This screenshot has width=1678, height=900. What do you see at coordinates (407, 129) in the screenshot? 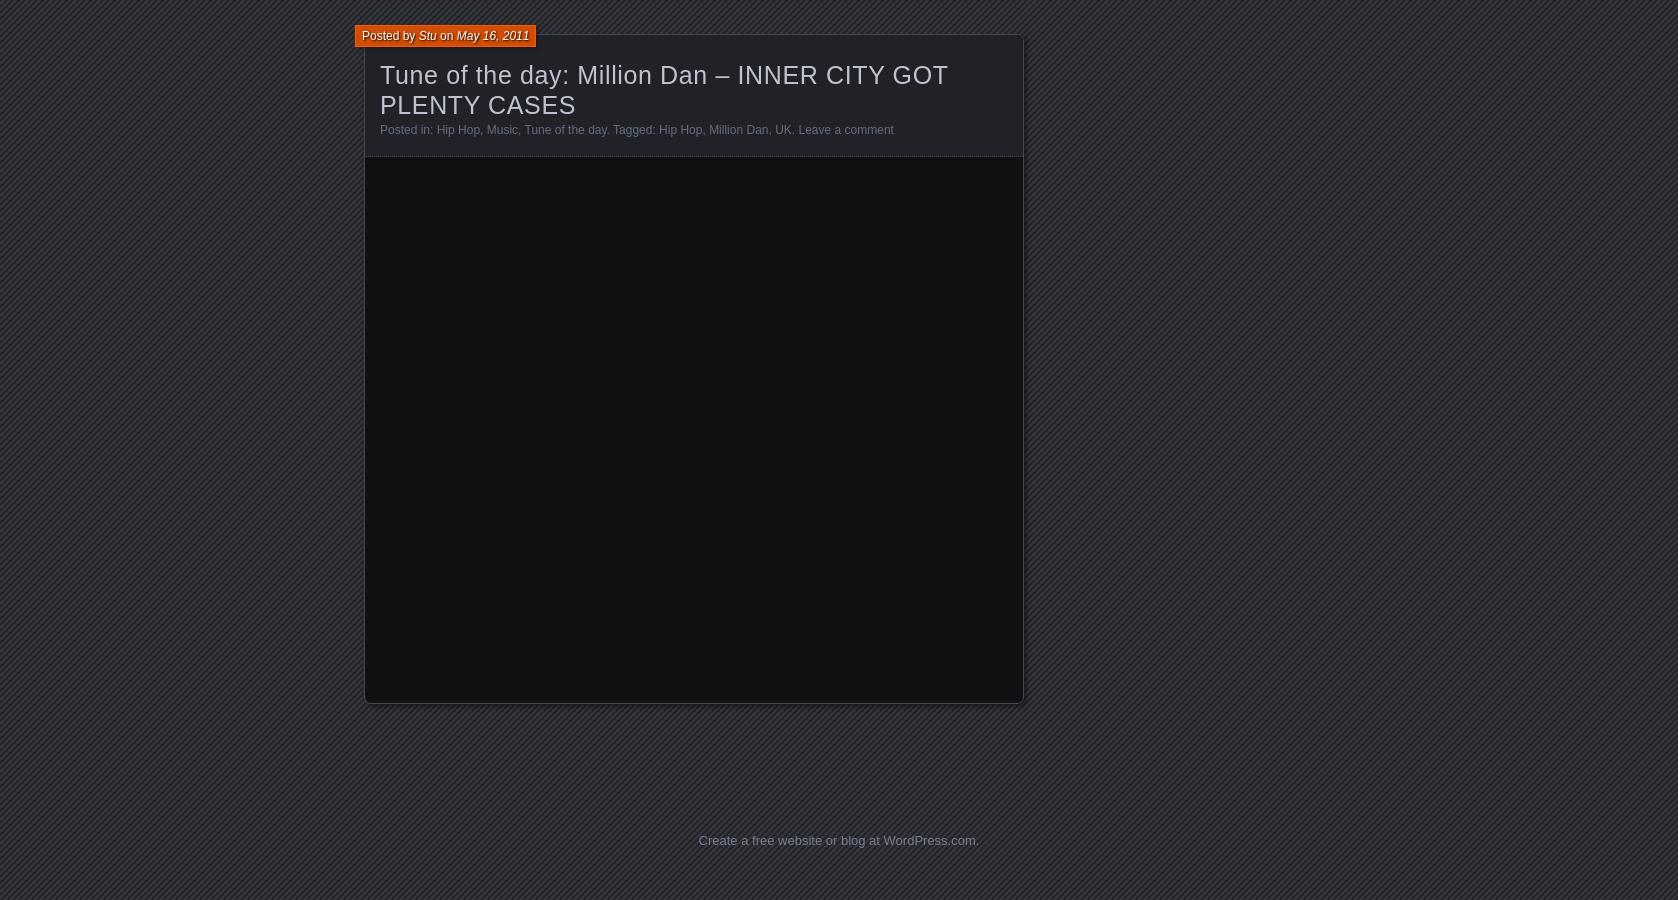
I see `'Posted in:'` at bounding box center [407, 129].